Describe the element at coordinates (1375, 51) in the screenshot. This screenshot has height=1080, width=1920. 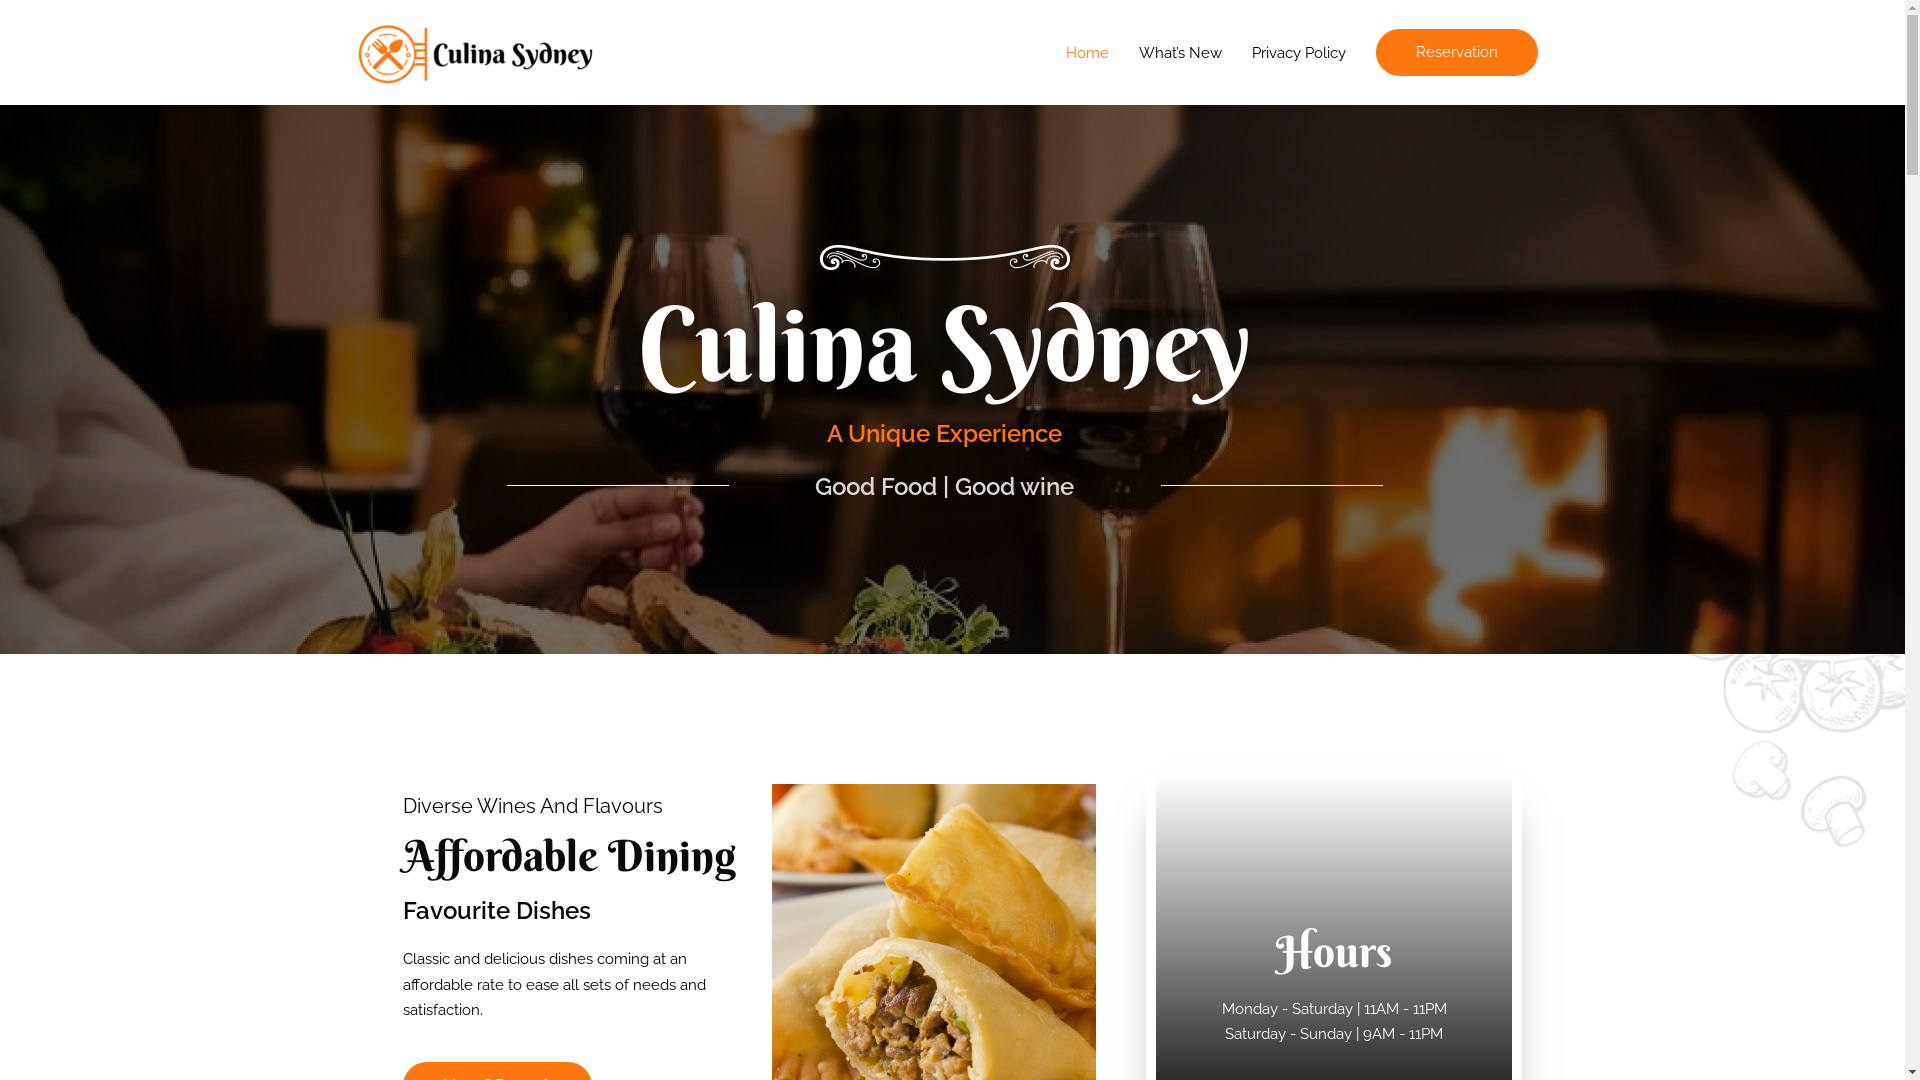
I see `'Reservation'` at that location.